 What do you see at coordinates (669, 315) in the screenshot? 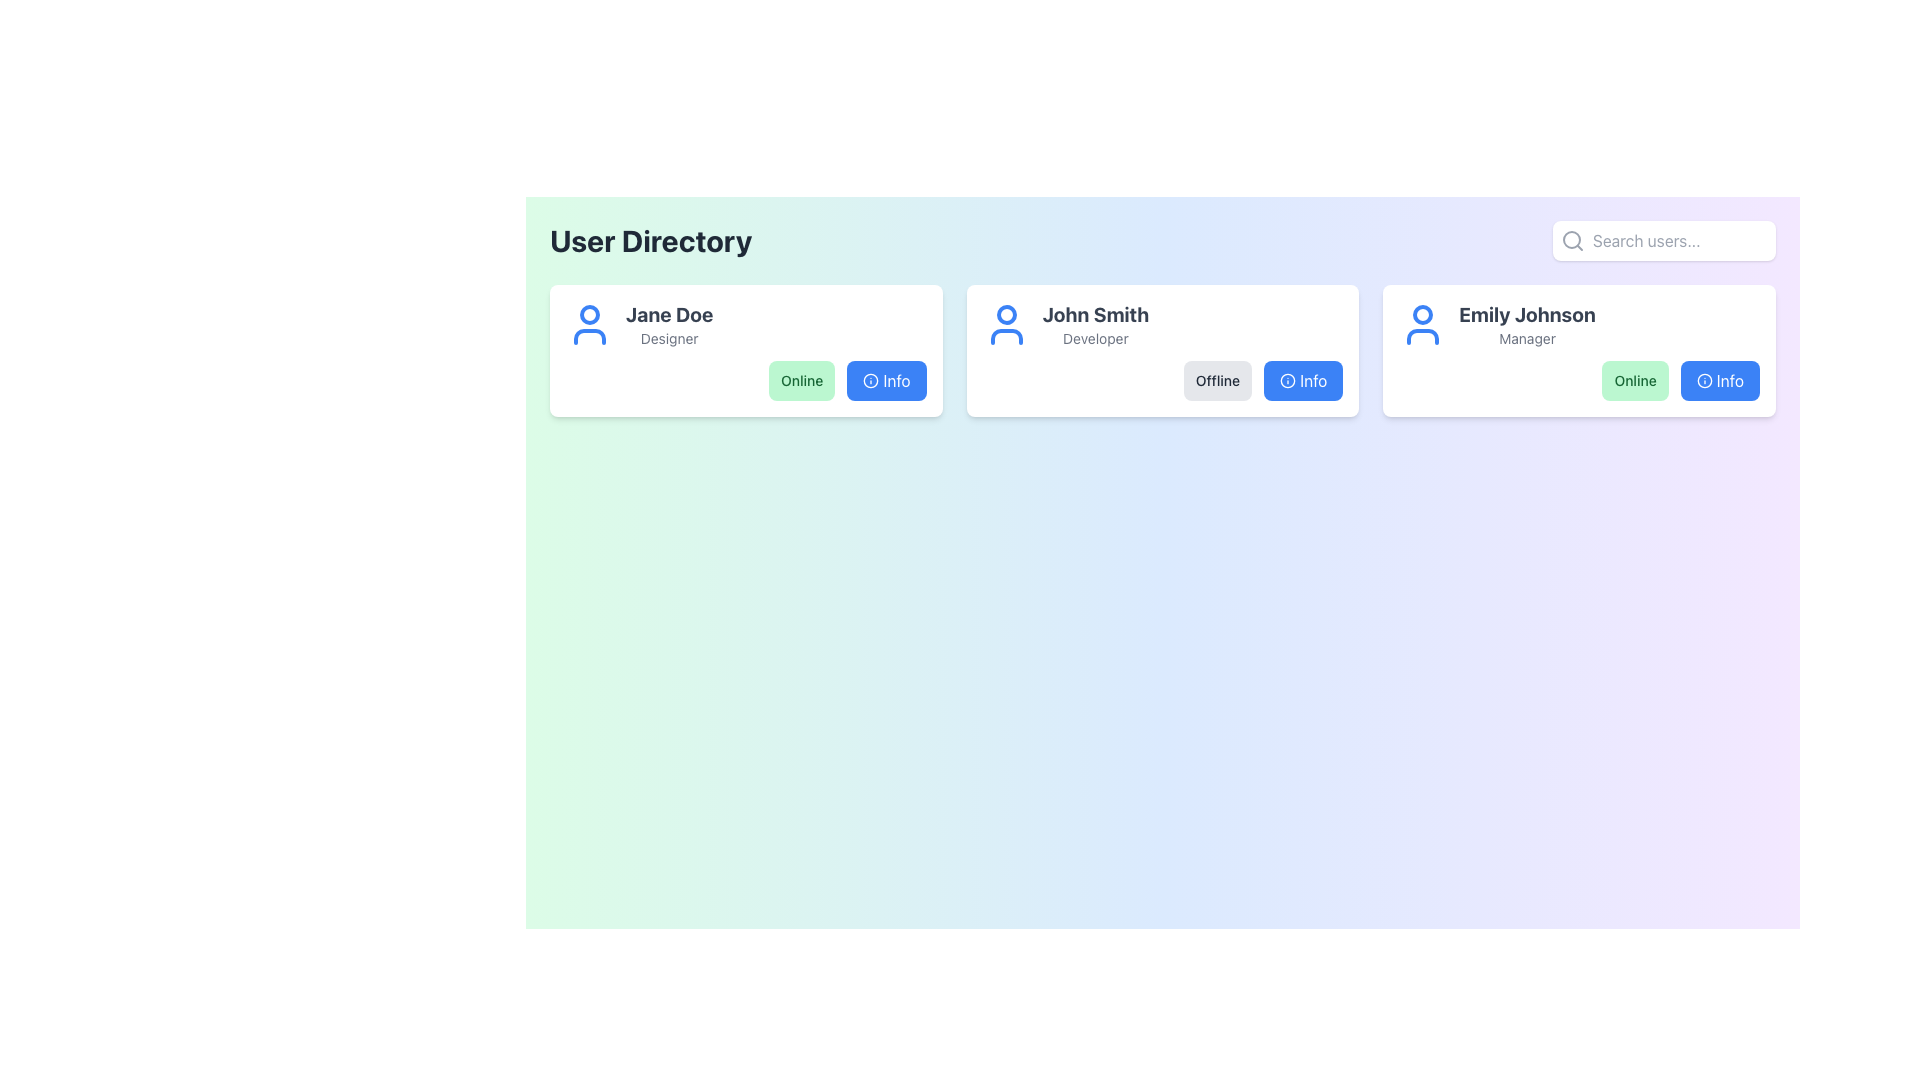
I see `the text label displaying 'Jane Doe' to initiate an action, located in the center-left profile card above the subtitle 'Designer'` at bounding box center [669, 315].